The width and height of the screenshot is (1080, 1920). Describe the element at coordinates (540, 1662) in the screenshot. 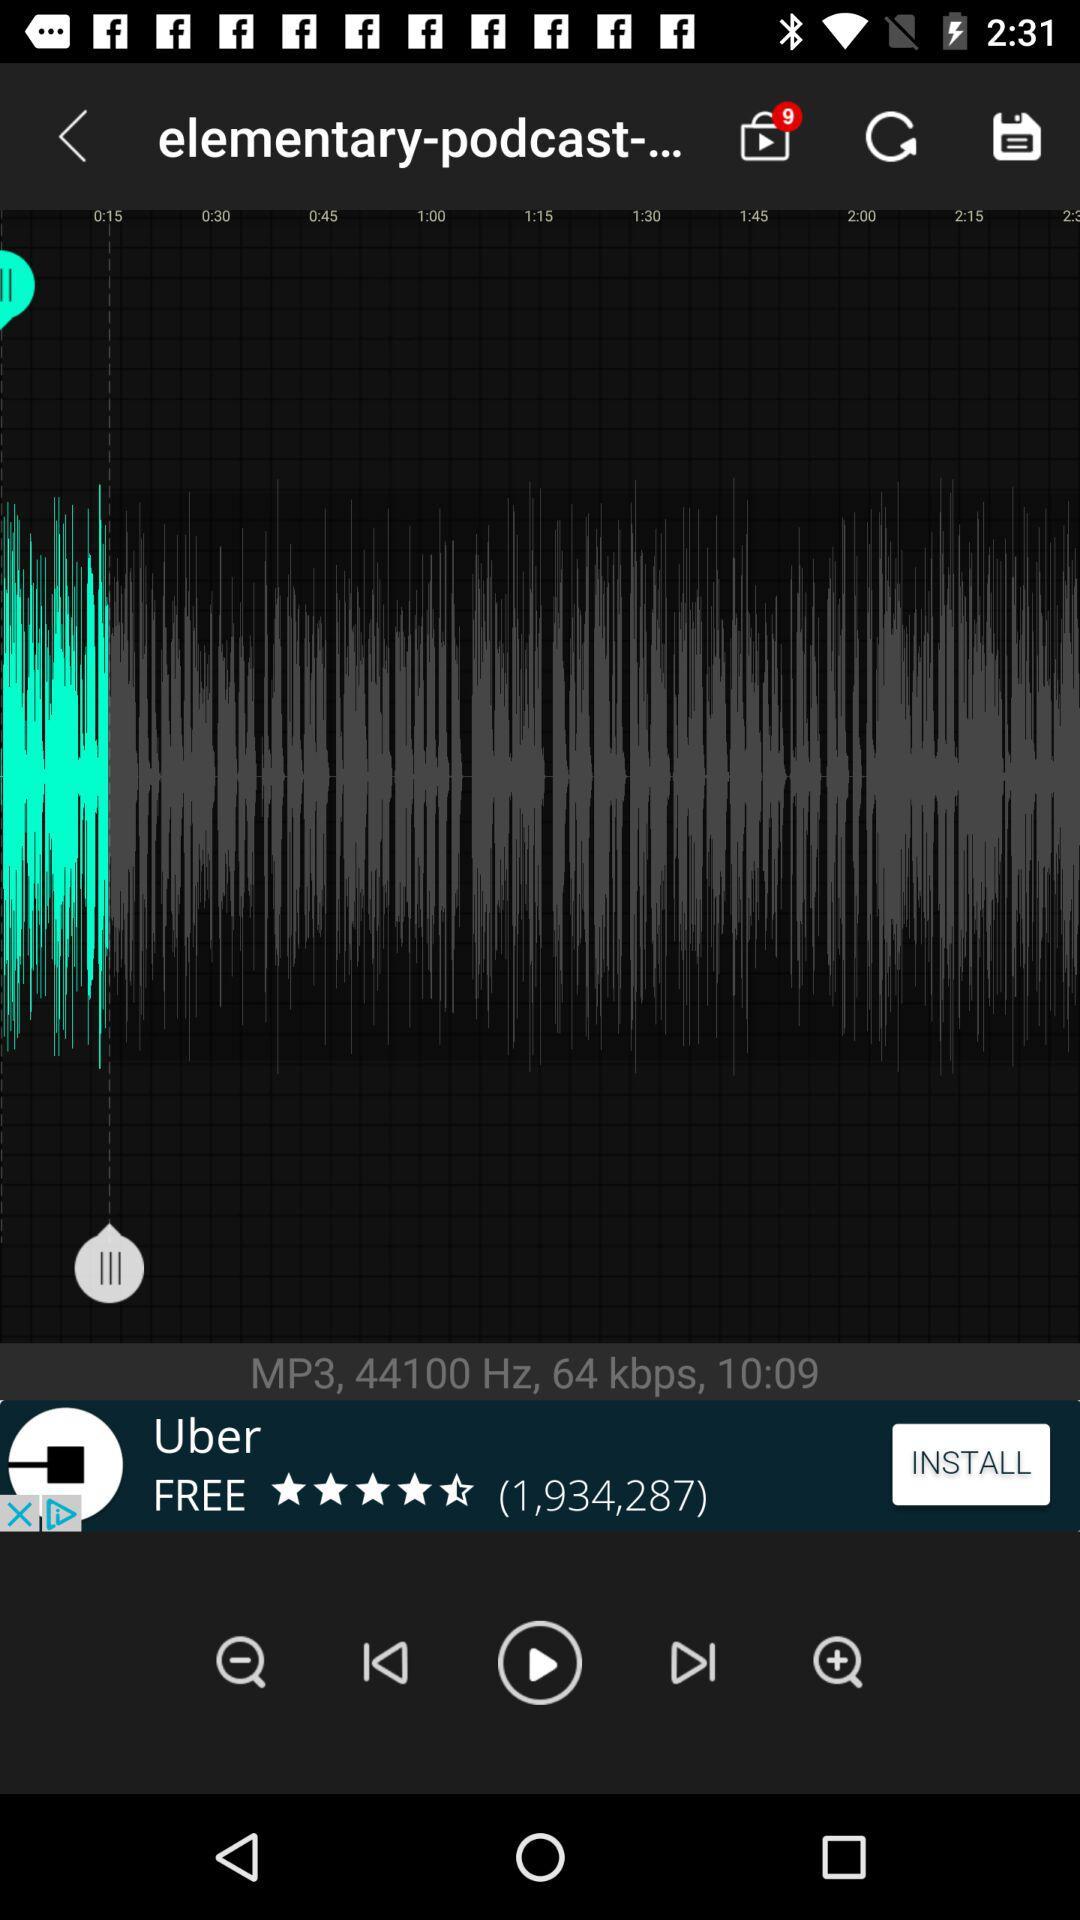

I see `audio` at that location.